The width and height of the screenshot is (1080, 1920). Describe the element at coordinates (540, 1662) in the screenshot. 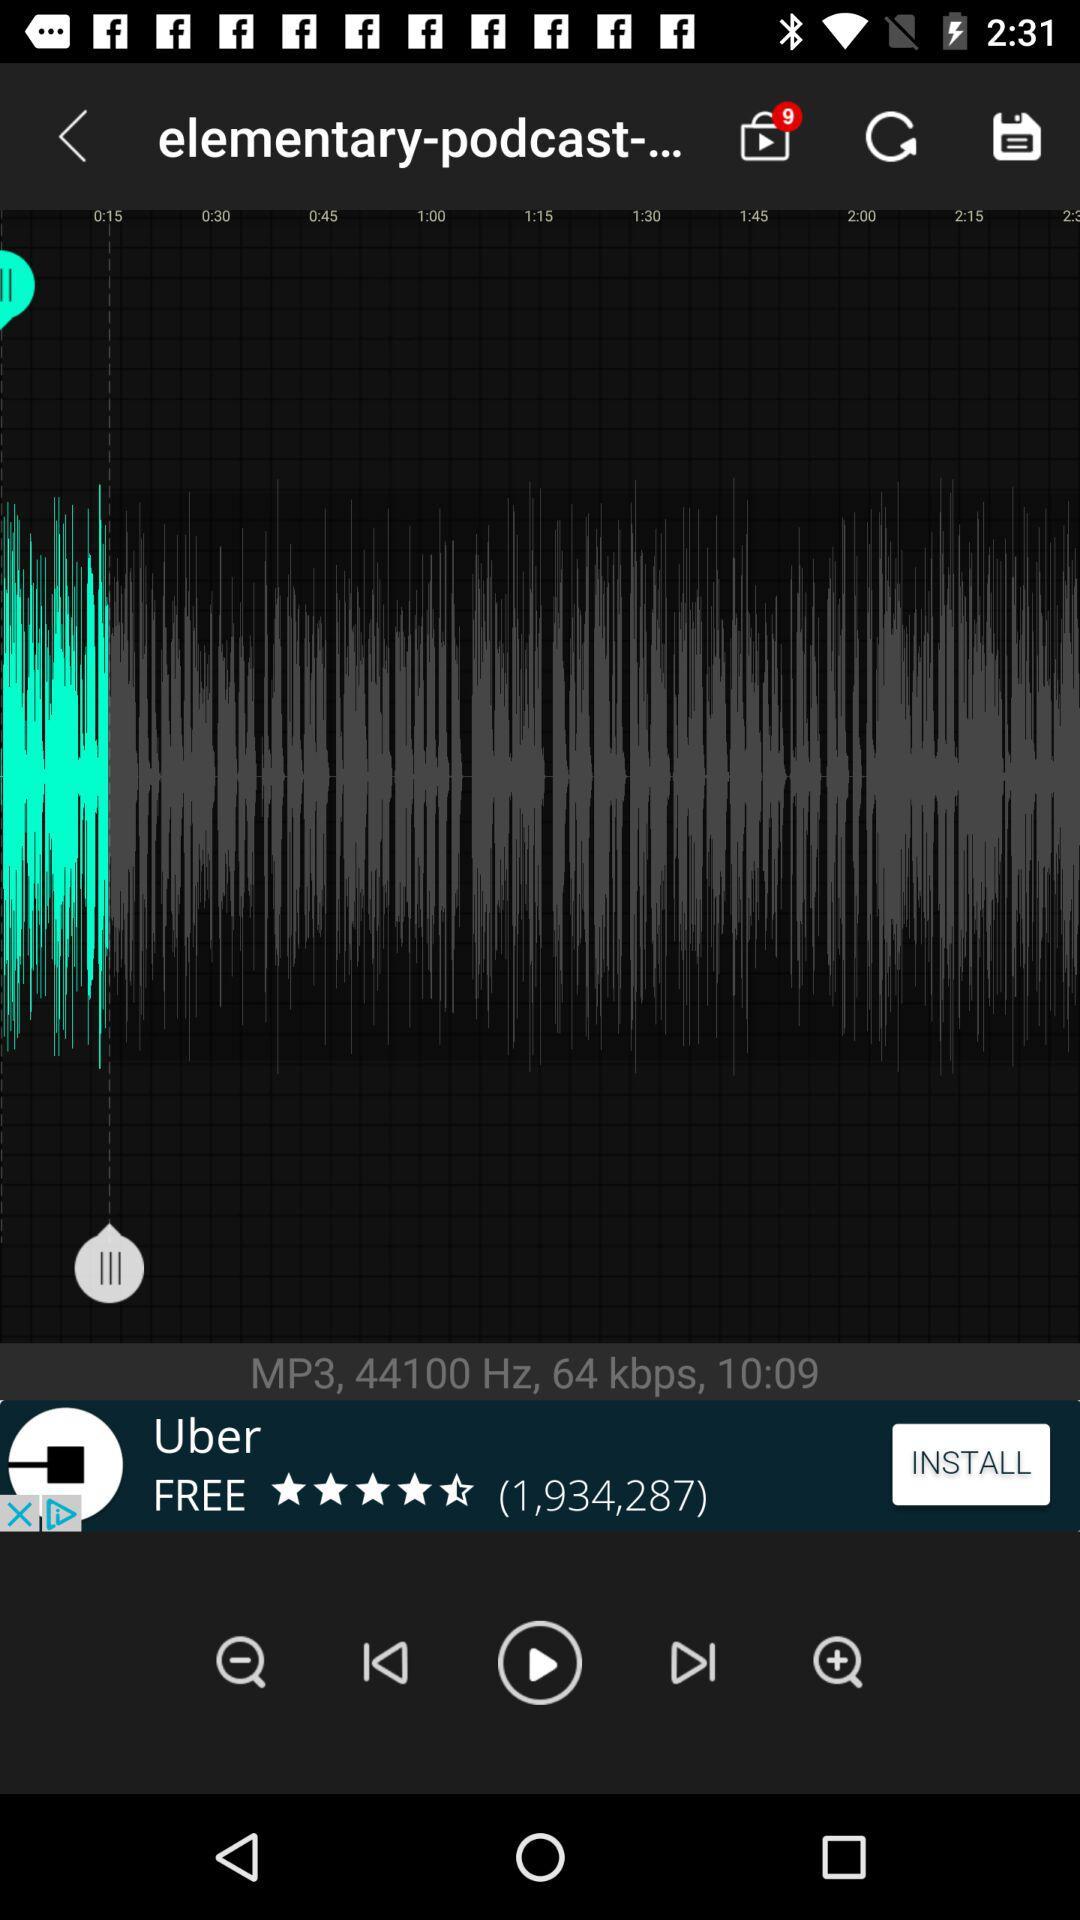

I see `audio` at that location.